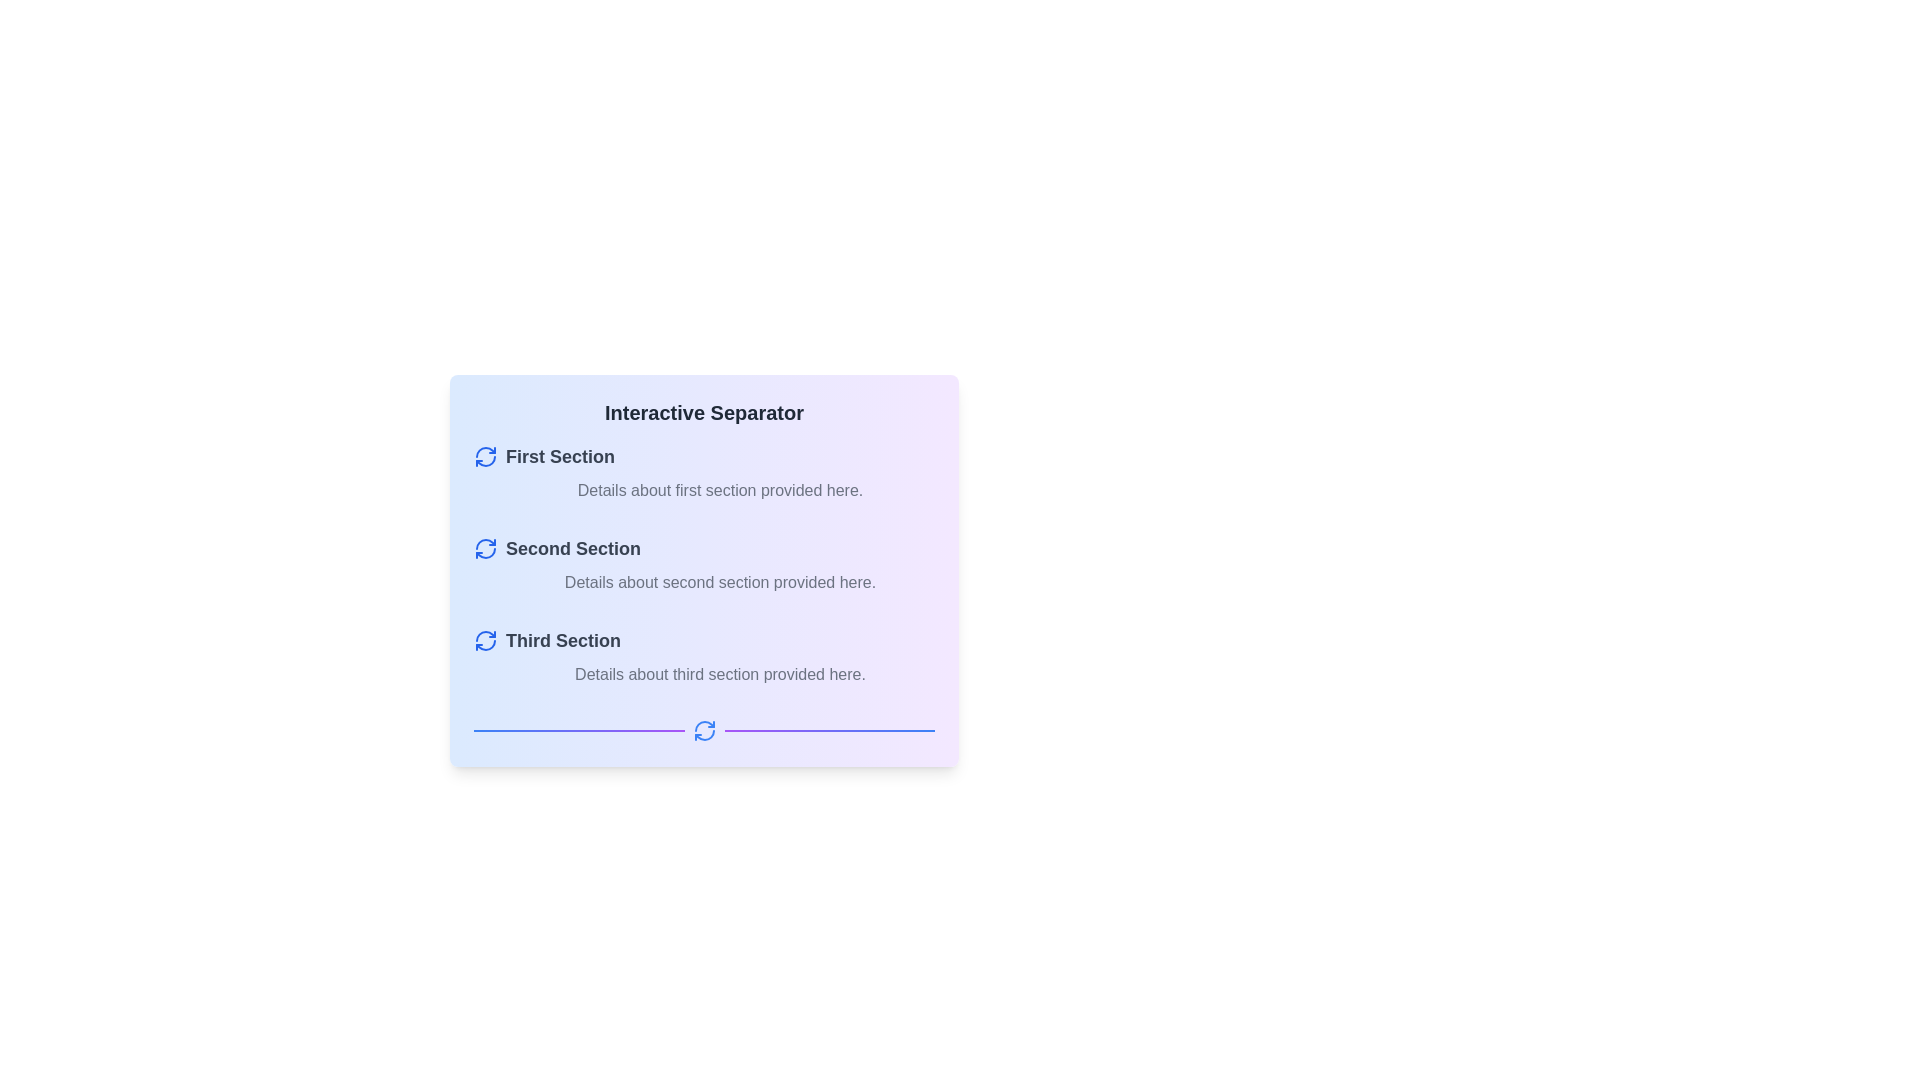  I want to click on the text block containing the gray text 'Details about first section provided here.' positioned underneath the 'First Section' heading, so click(704, 490).